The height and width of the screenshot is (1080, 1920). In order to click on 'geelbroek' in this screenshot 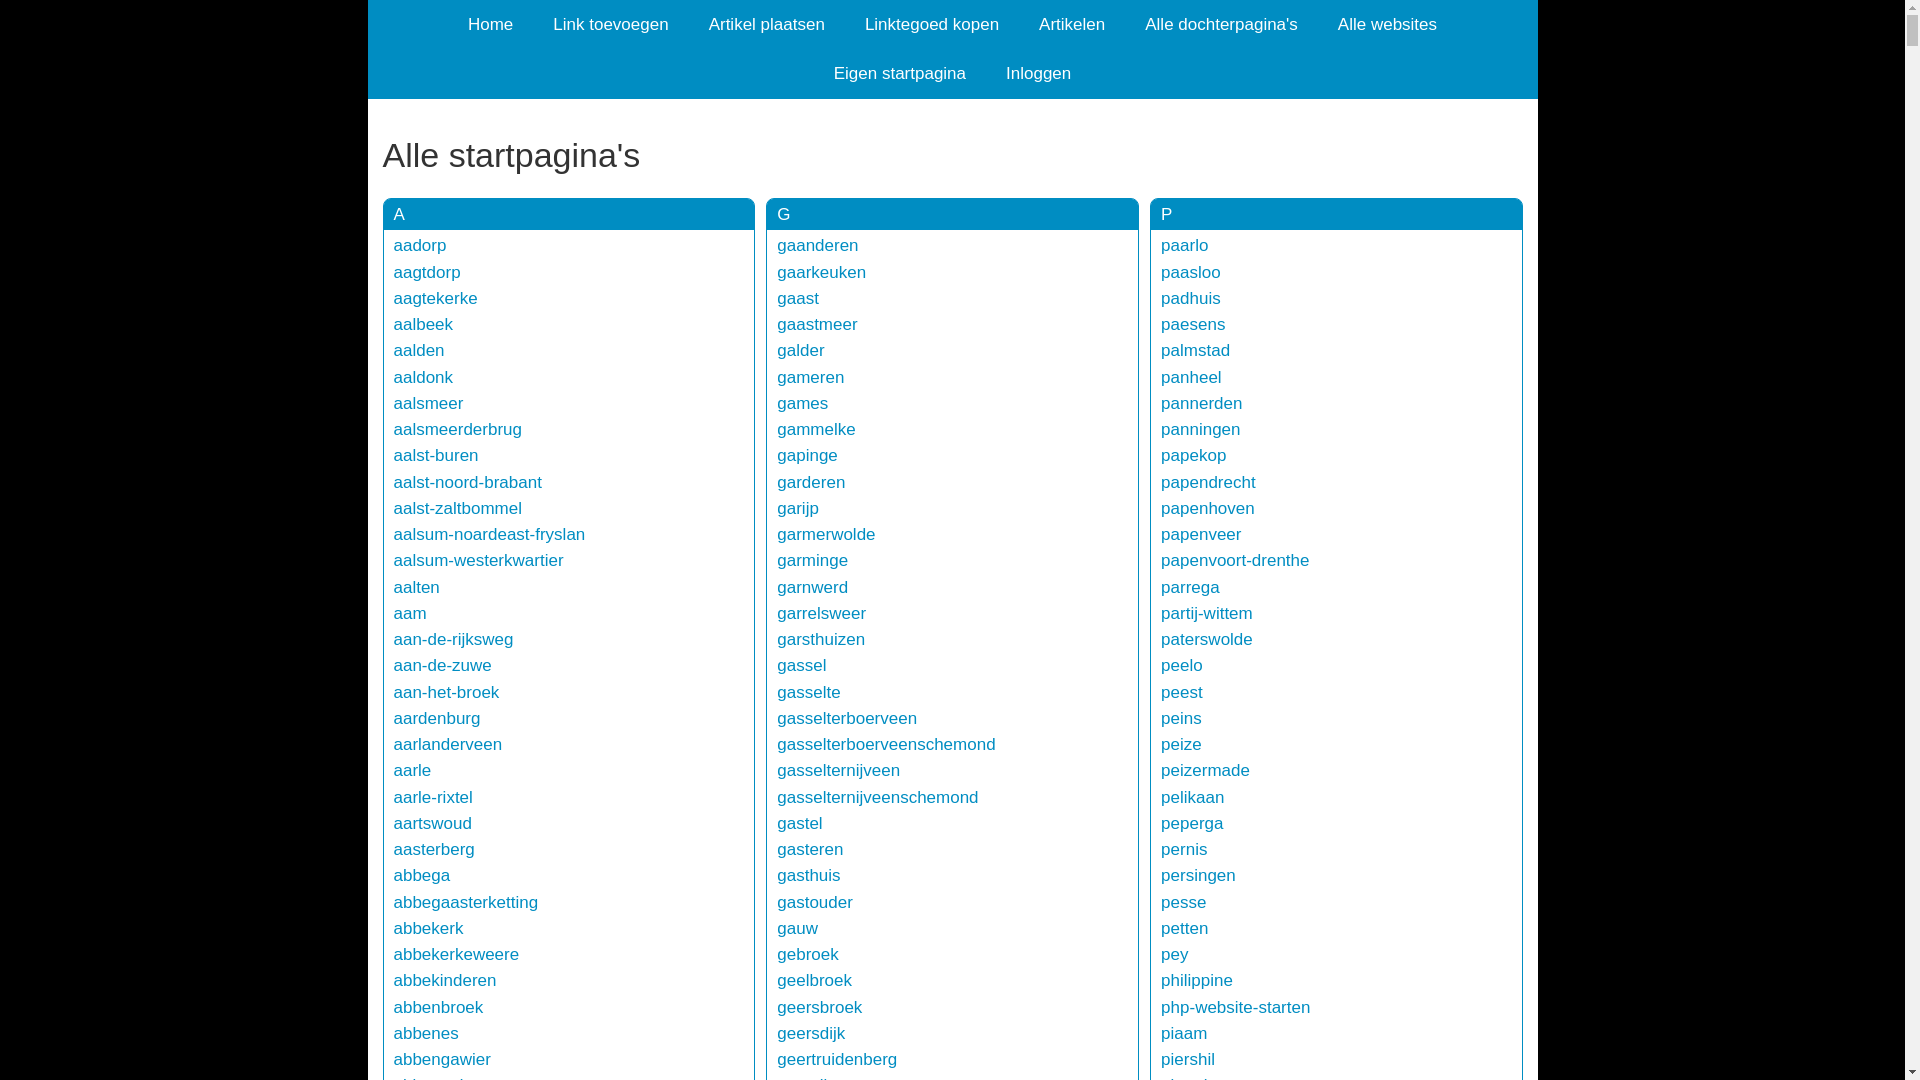, I will do `click(814, 979)`.